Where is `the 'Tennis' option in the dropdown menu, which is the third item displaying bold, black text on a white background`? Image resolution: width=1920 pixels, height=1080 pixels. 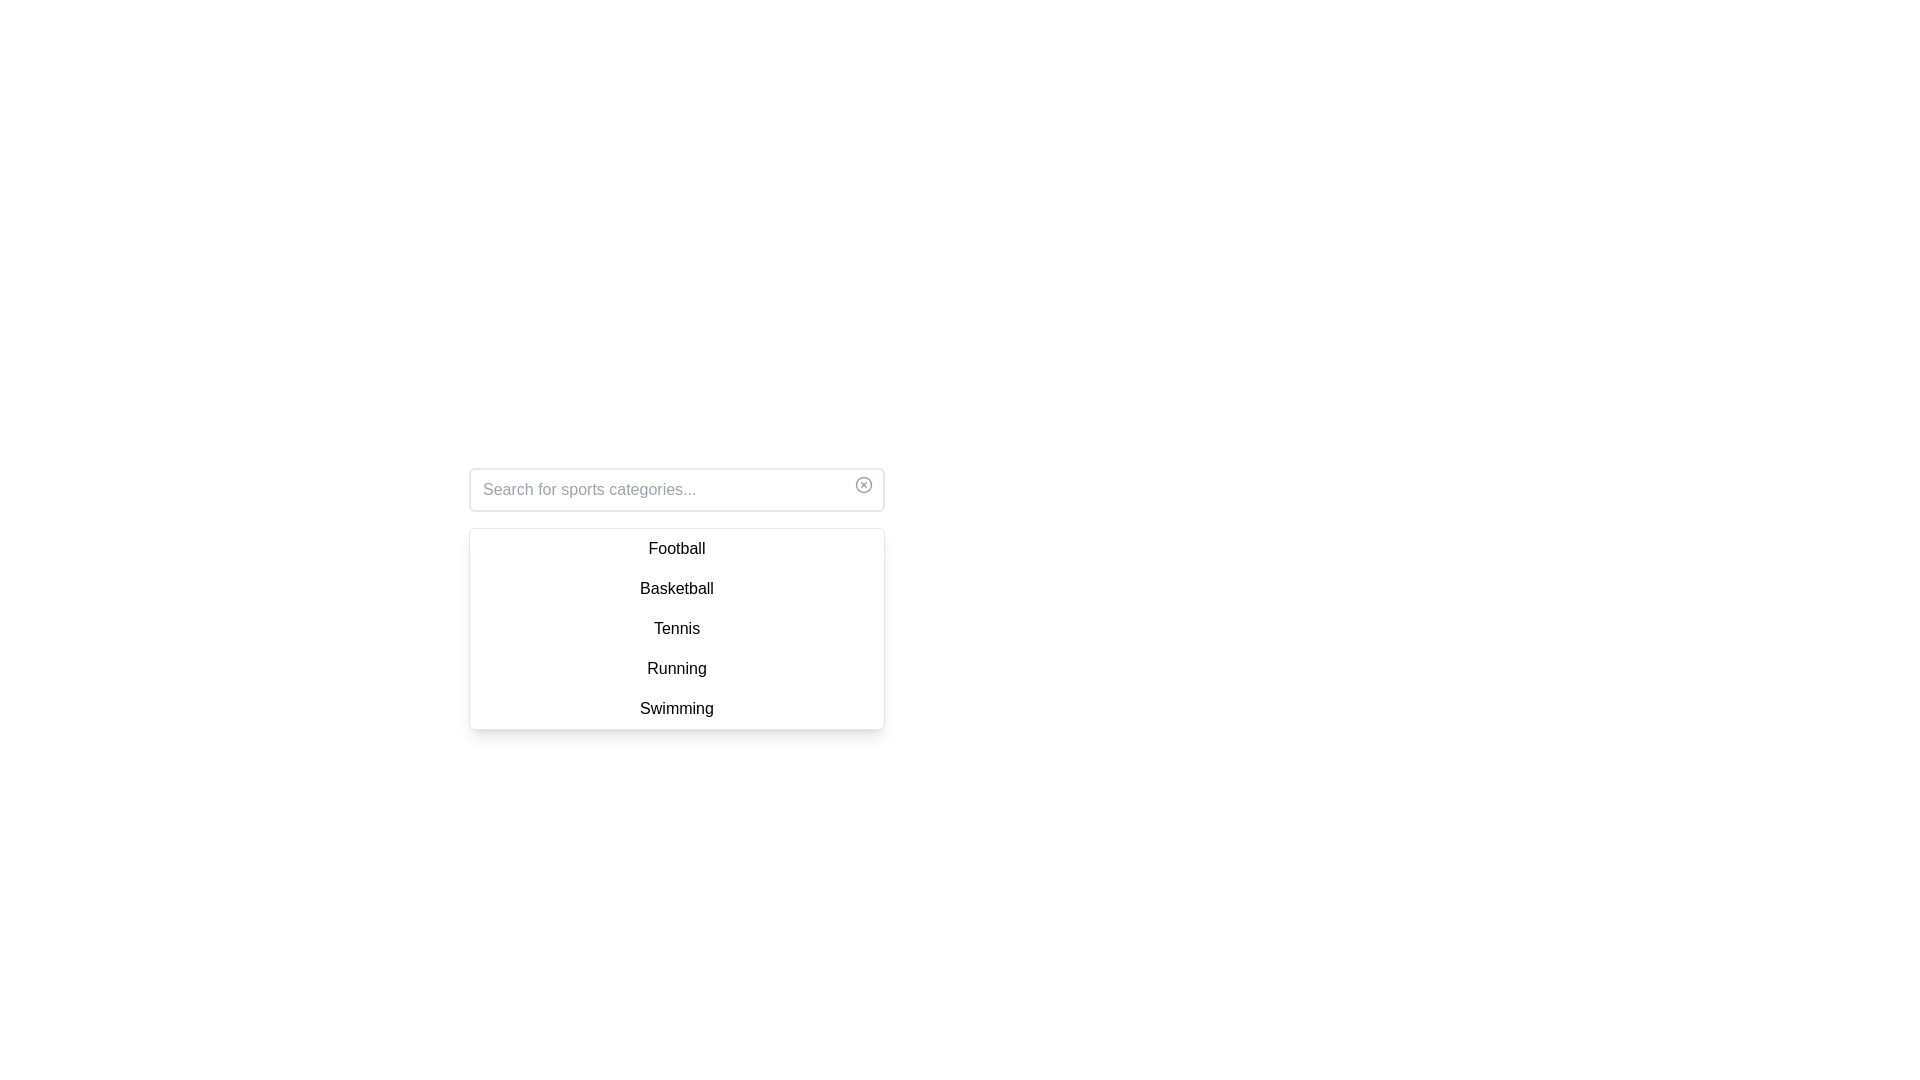 the 'Tennis' option in the dropdown menu, which is the third item displaying bold, black text on a white background is located at coordinates (676, 627).